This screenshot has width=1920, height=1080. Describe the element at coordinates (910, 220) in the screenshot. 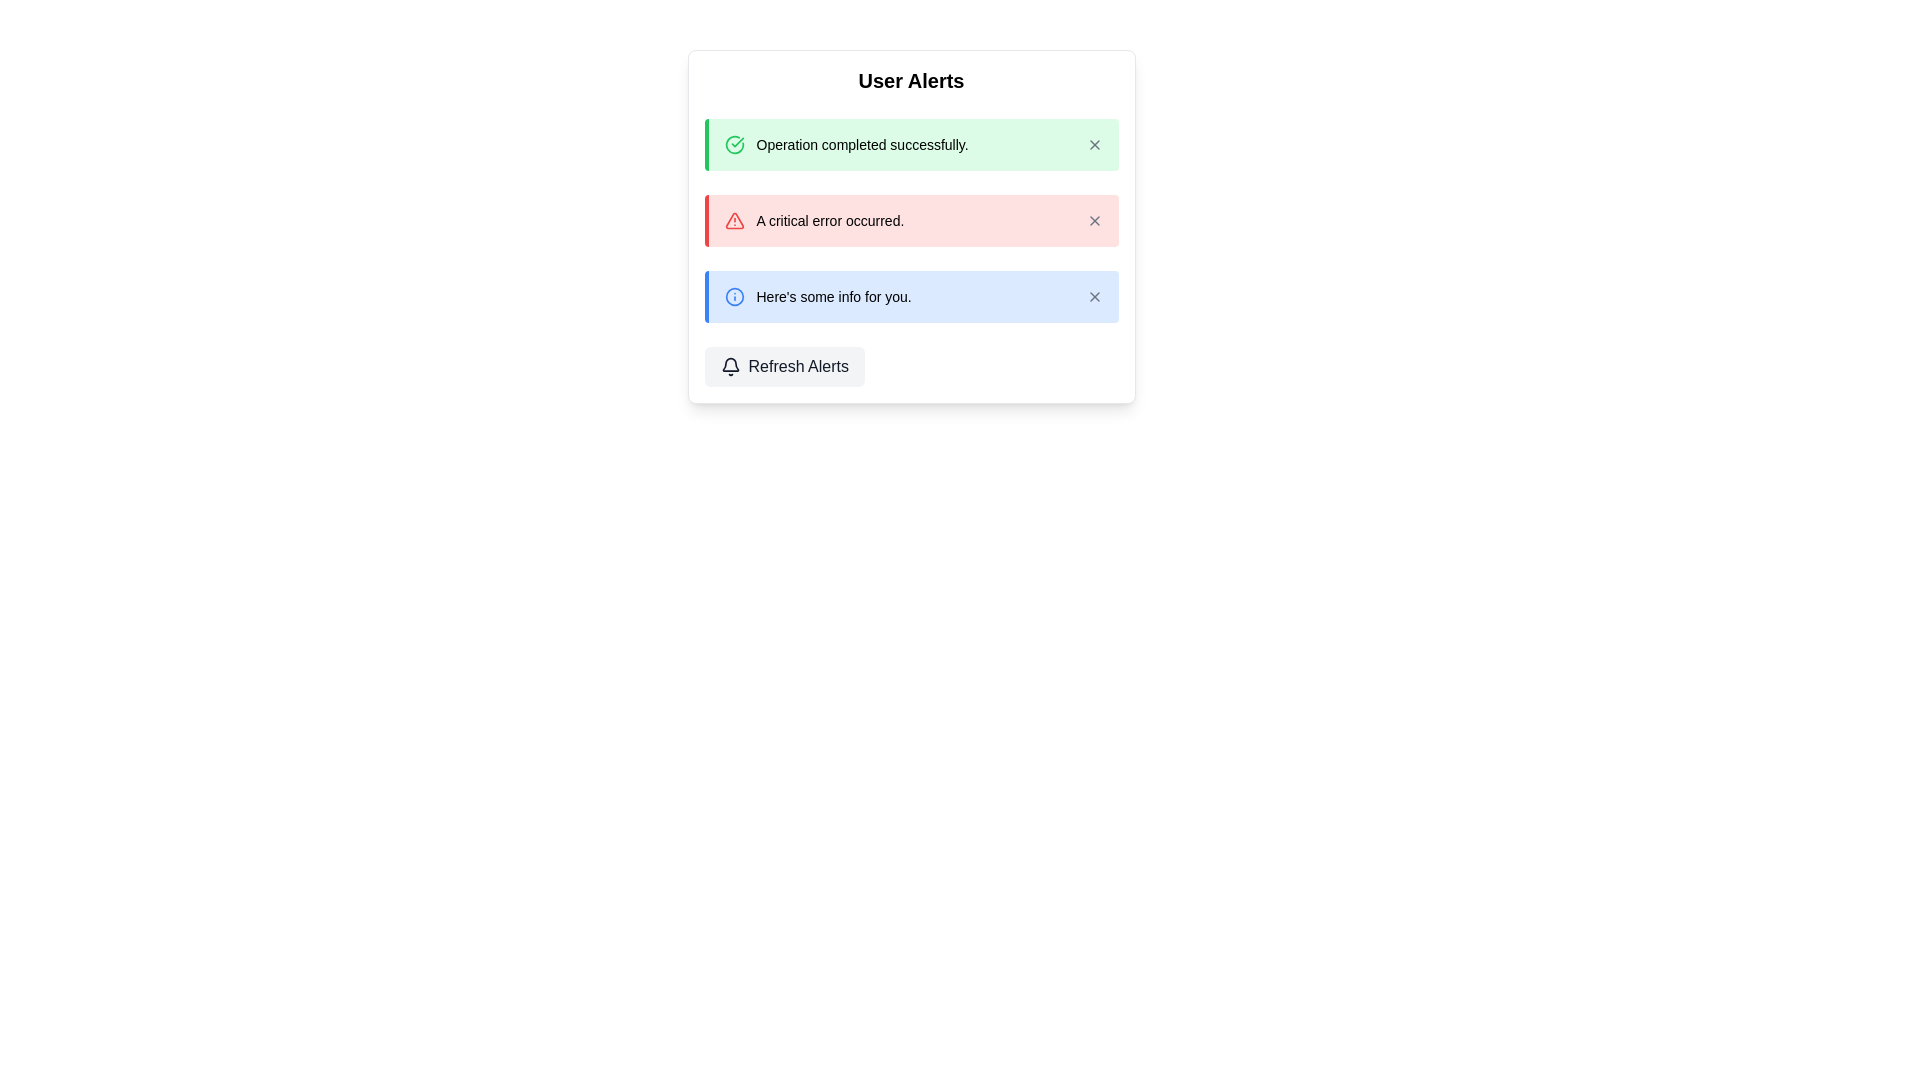

I see `the close button of the second notification alert box, which indicates a critical error and is located below the 'Operation completed successfully.' message` at that location.